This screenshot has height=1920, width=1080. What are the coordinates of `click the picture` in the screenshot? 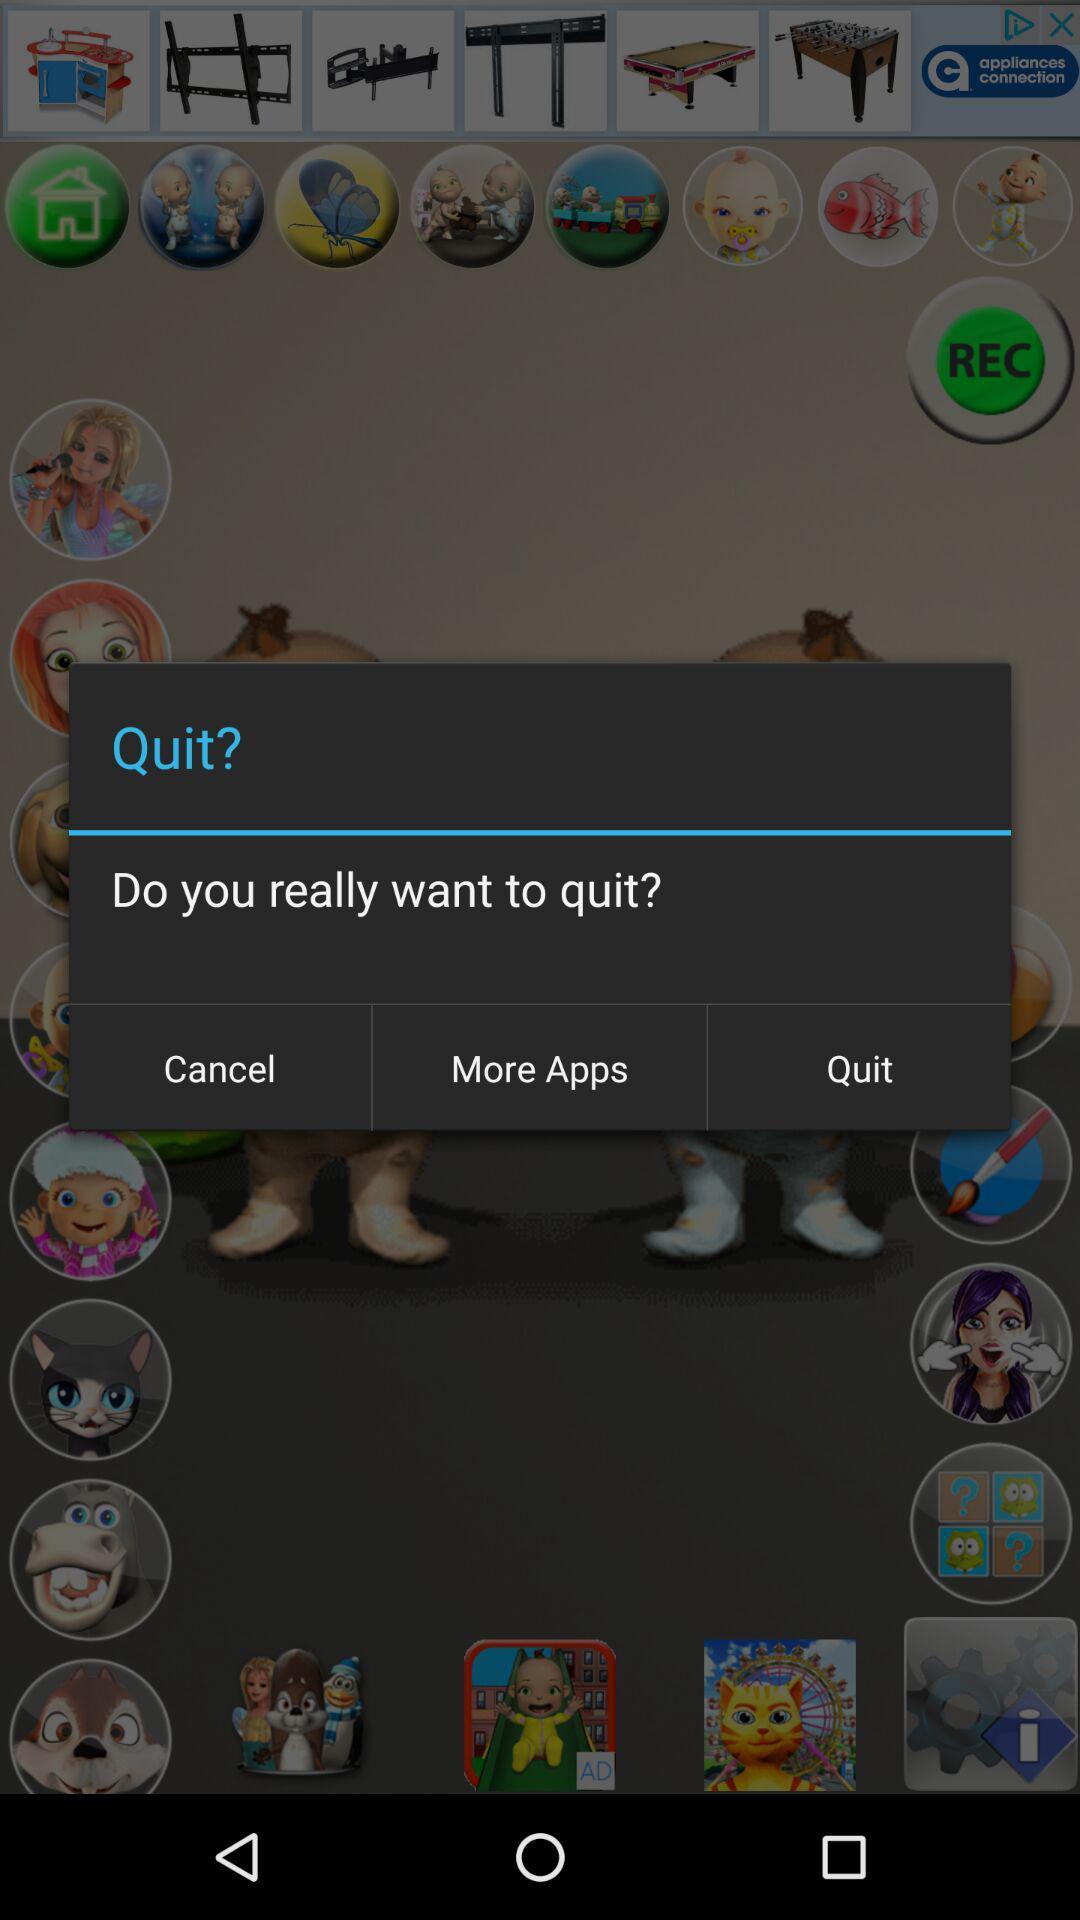 It's located at (336, 206).